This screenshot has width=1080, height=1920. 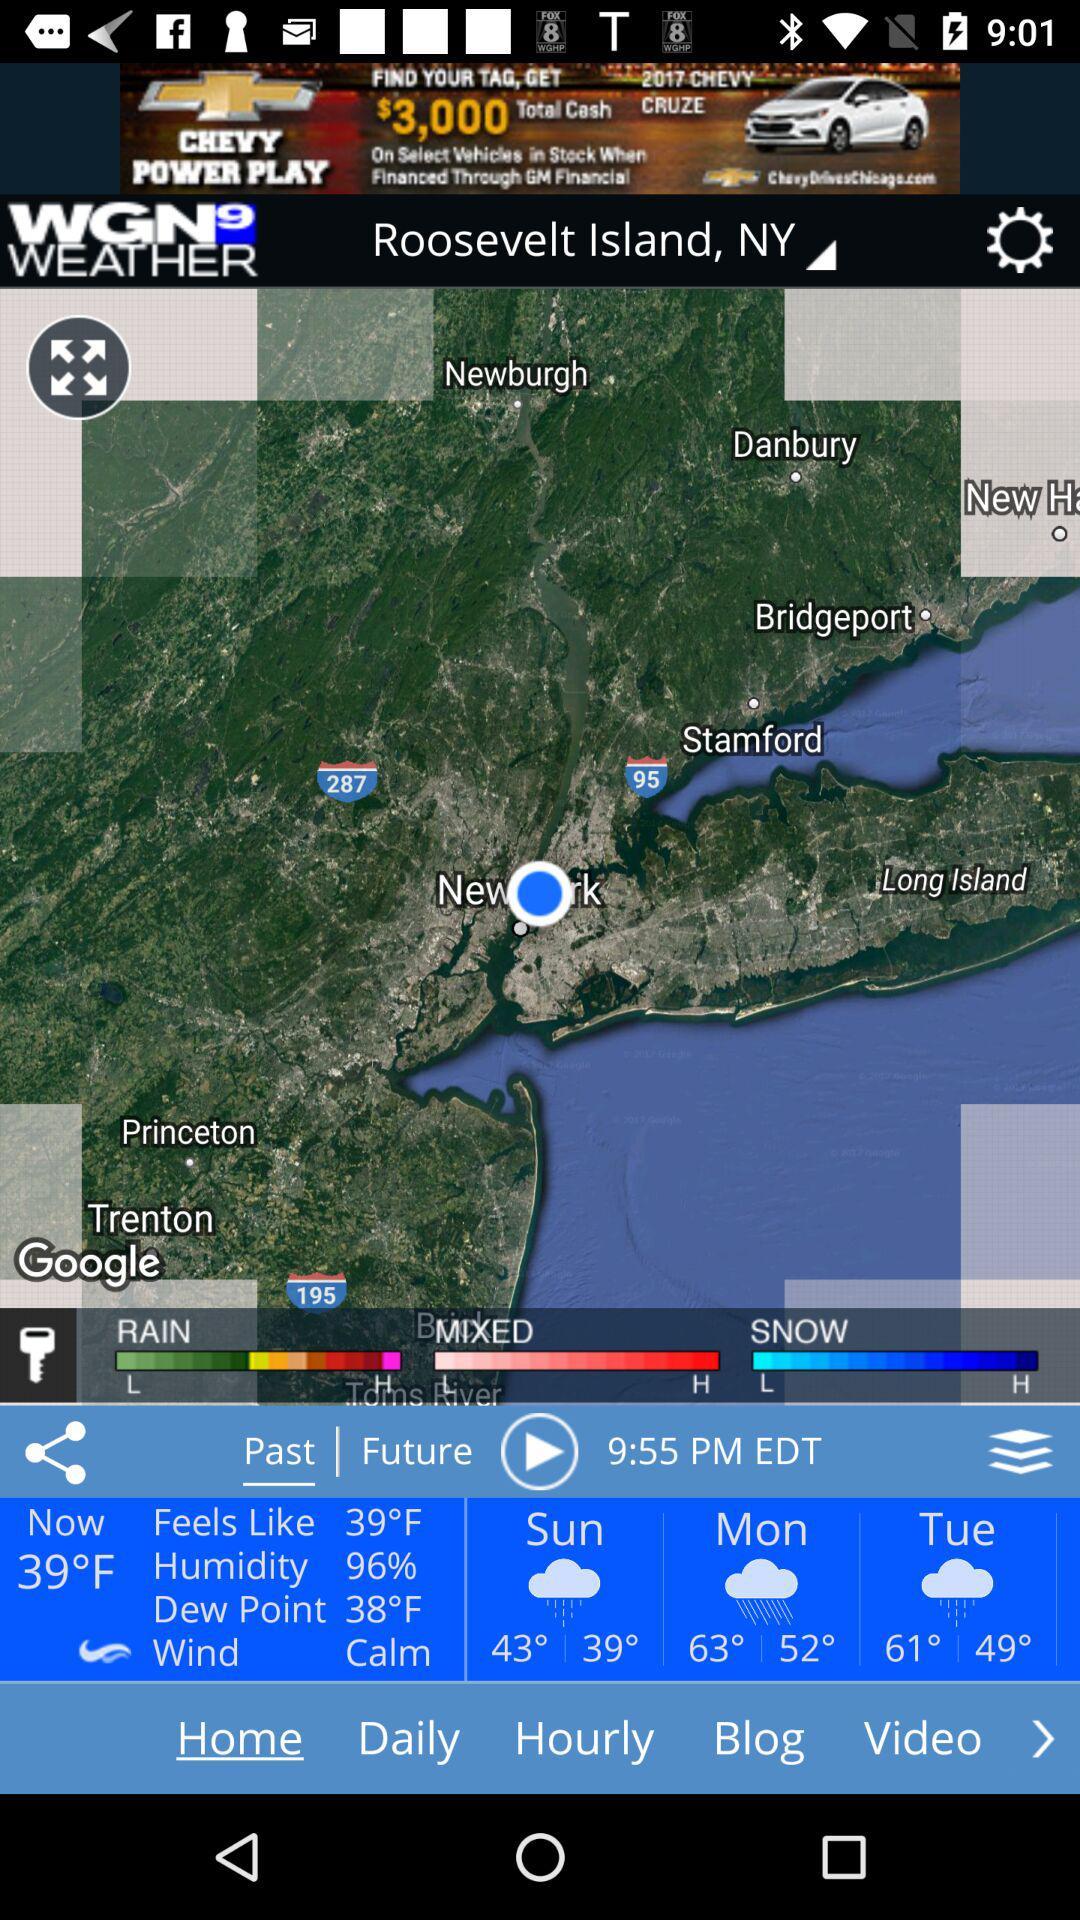 I want to click on share this map, so click(x=58, y=1451).